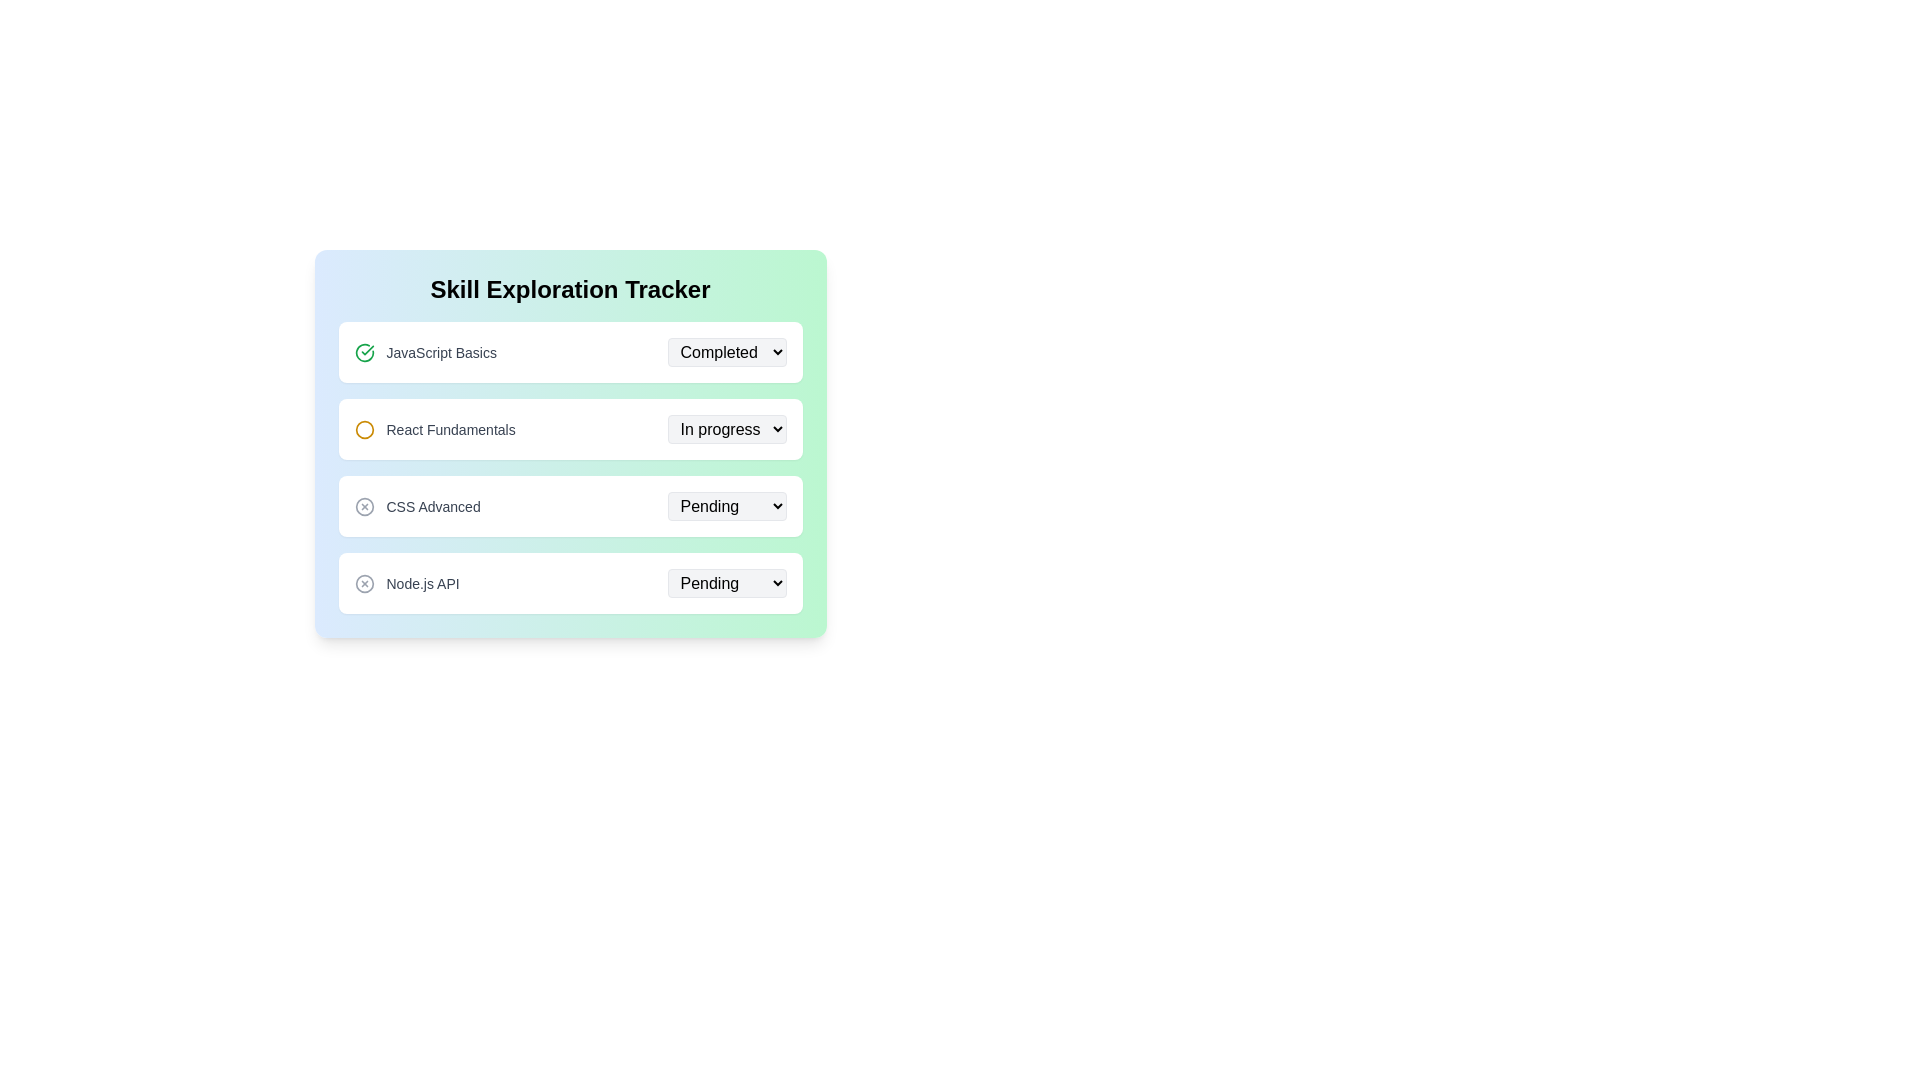  Describe the element at coordinates (406, 583) in the screenshot. I see `the text label that serves as the title for the fourth item in the list, which is located to the left of the 'Pending' dropdown and below 'CSS Advanced.'` at that location.